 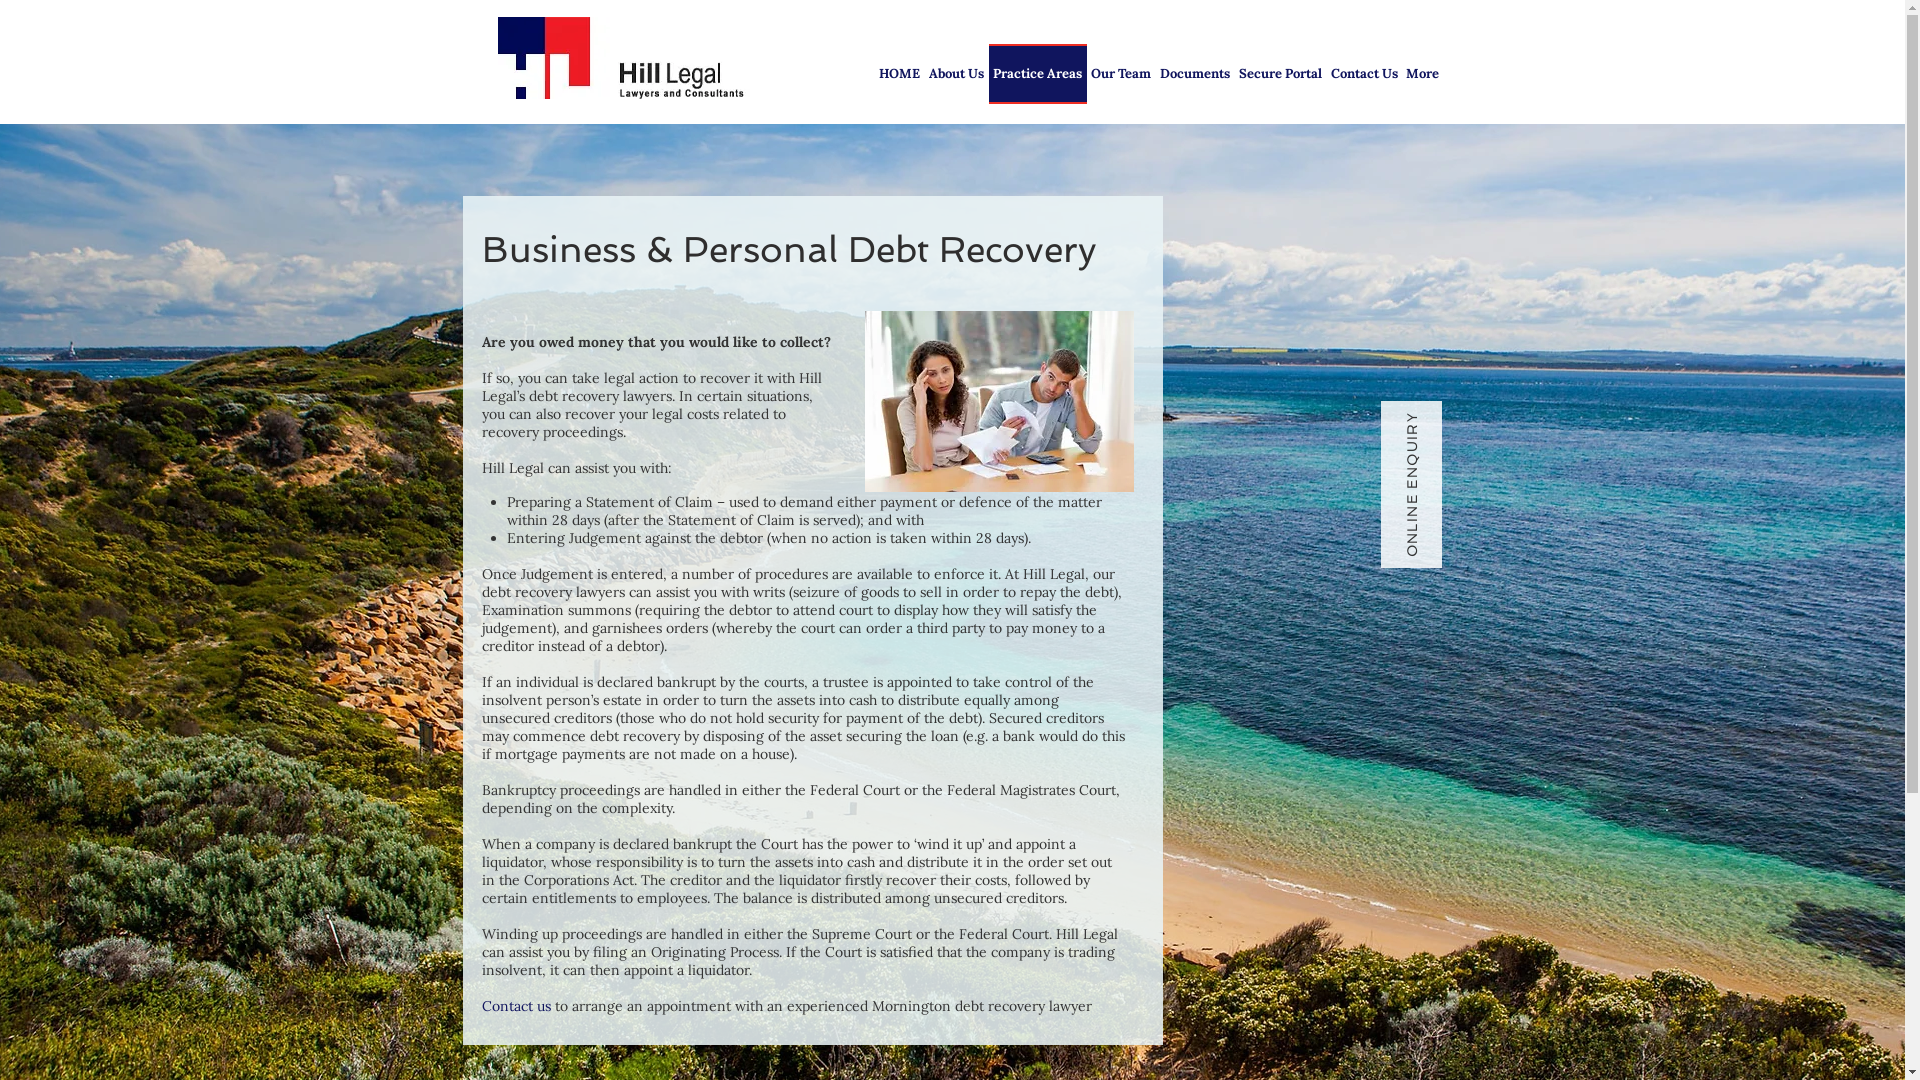 I want to click on 'Contact Us', so click(x=1362, y=72).